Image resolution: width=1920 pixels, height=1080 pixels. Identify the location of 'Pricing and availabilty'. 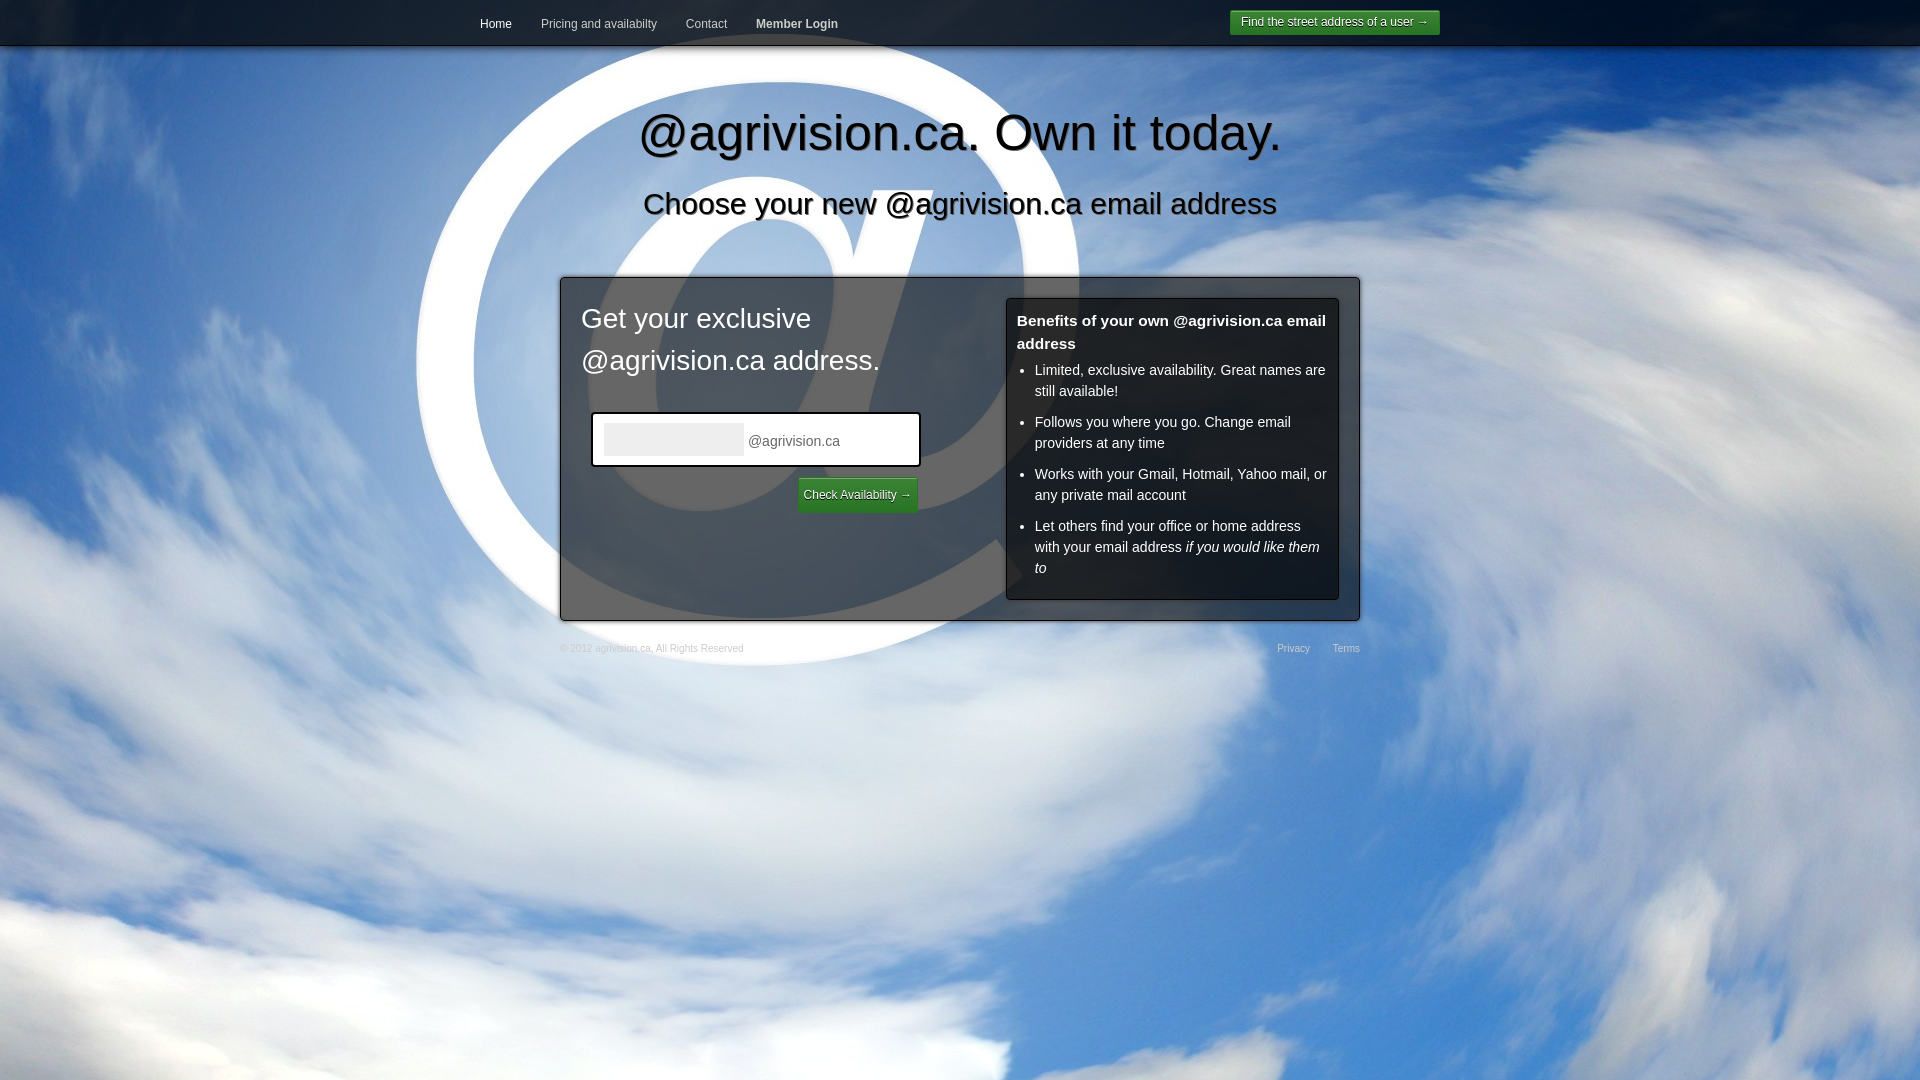
(541, 23).